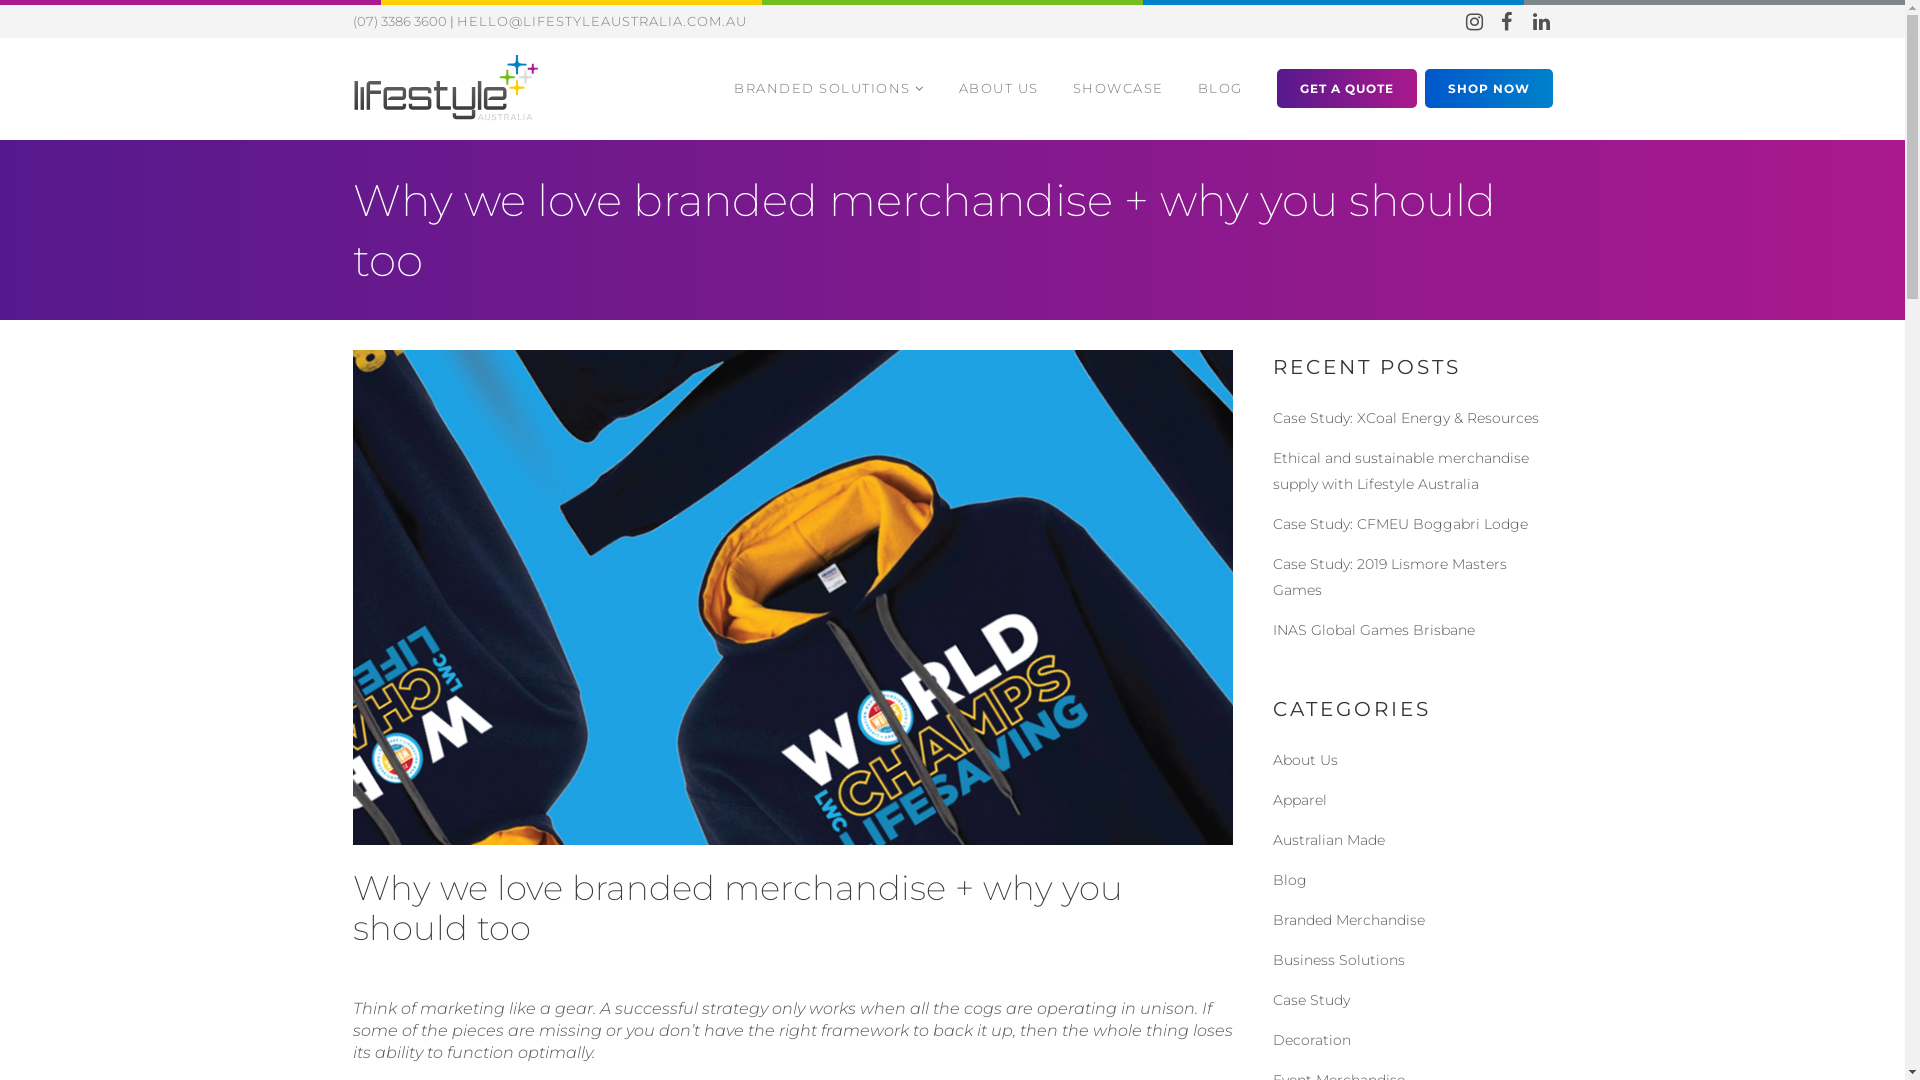 The width and height of the screenshot is (1920, 1080). I want to click on 'SHOWCASE', so click(1117, 87).